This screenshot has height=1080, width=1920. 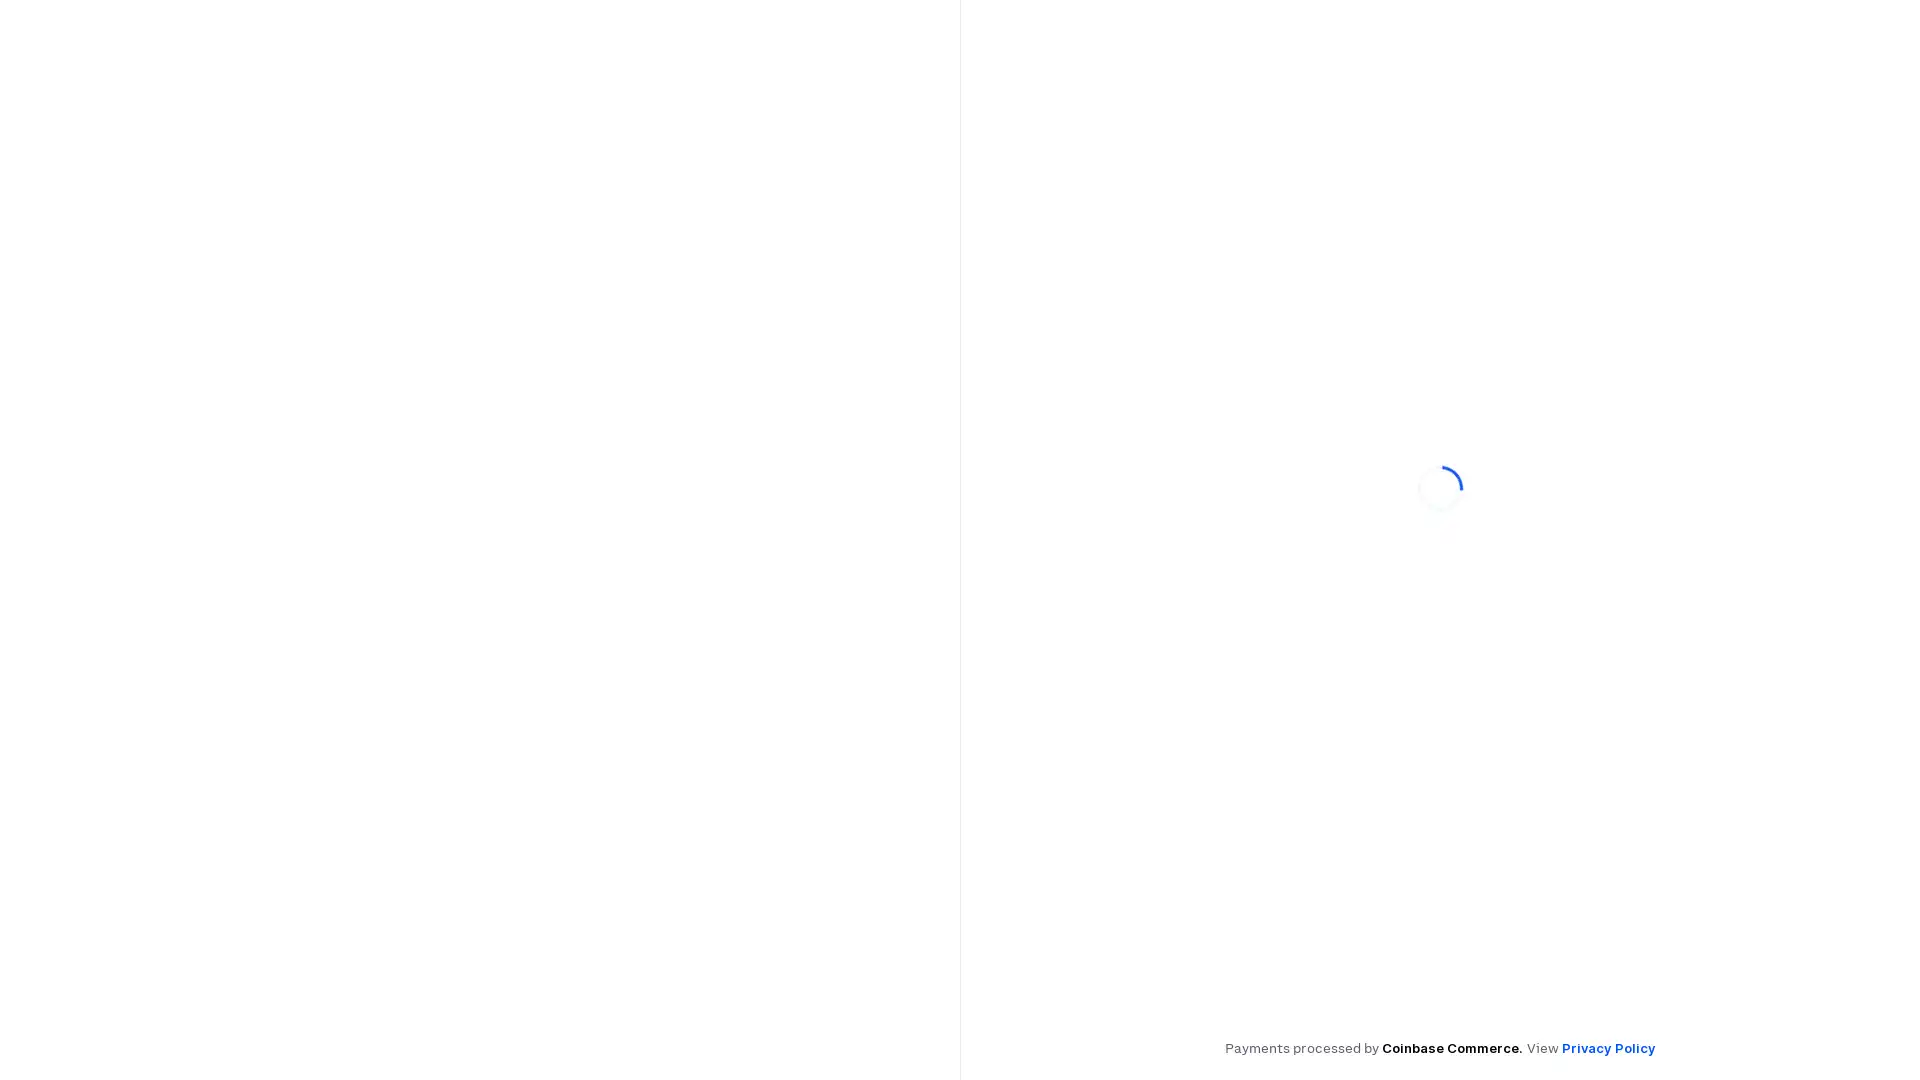 I want to click on Bitcoin Bitcoin BTC, so click(x=1115, y=483).